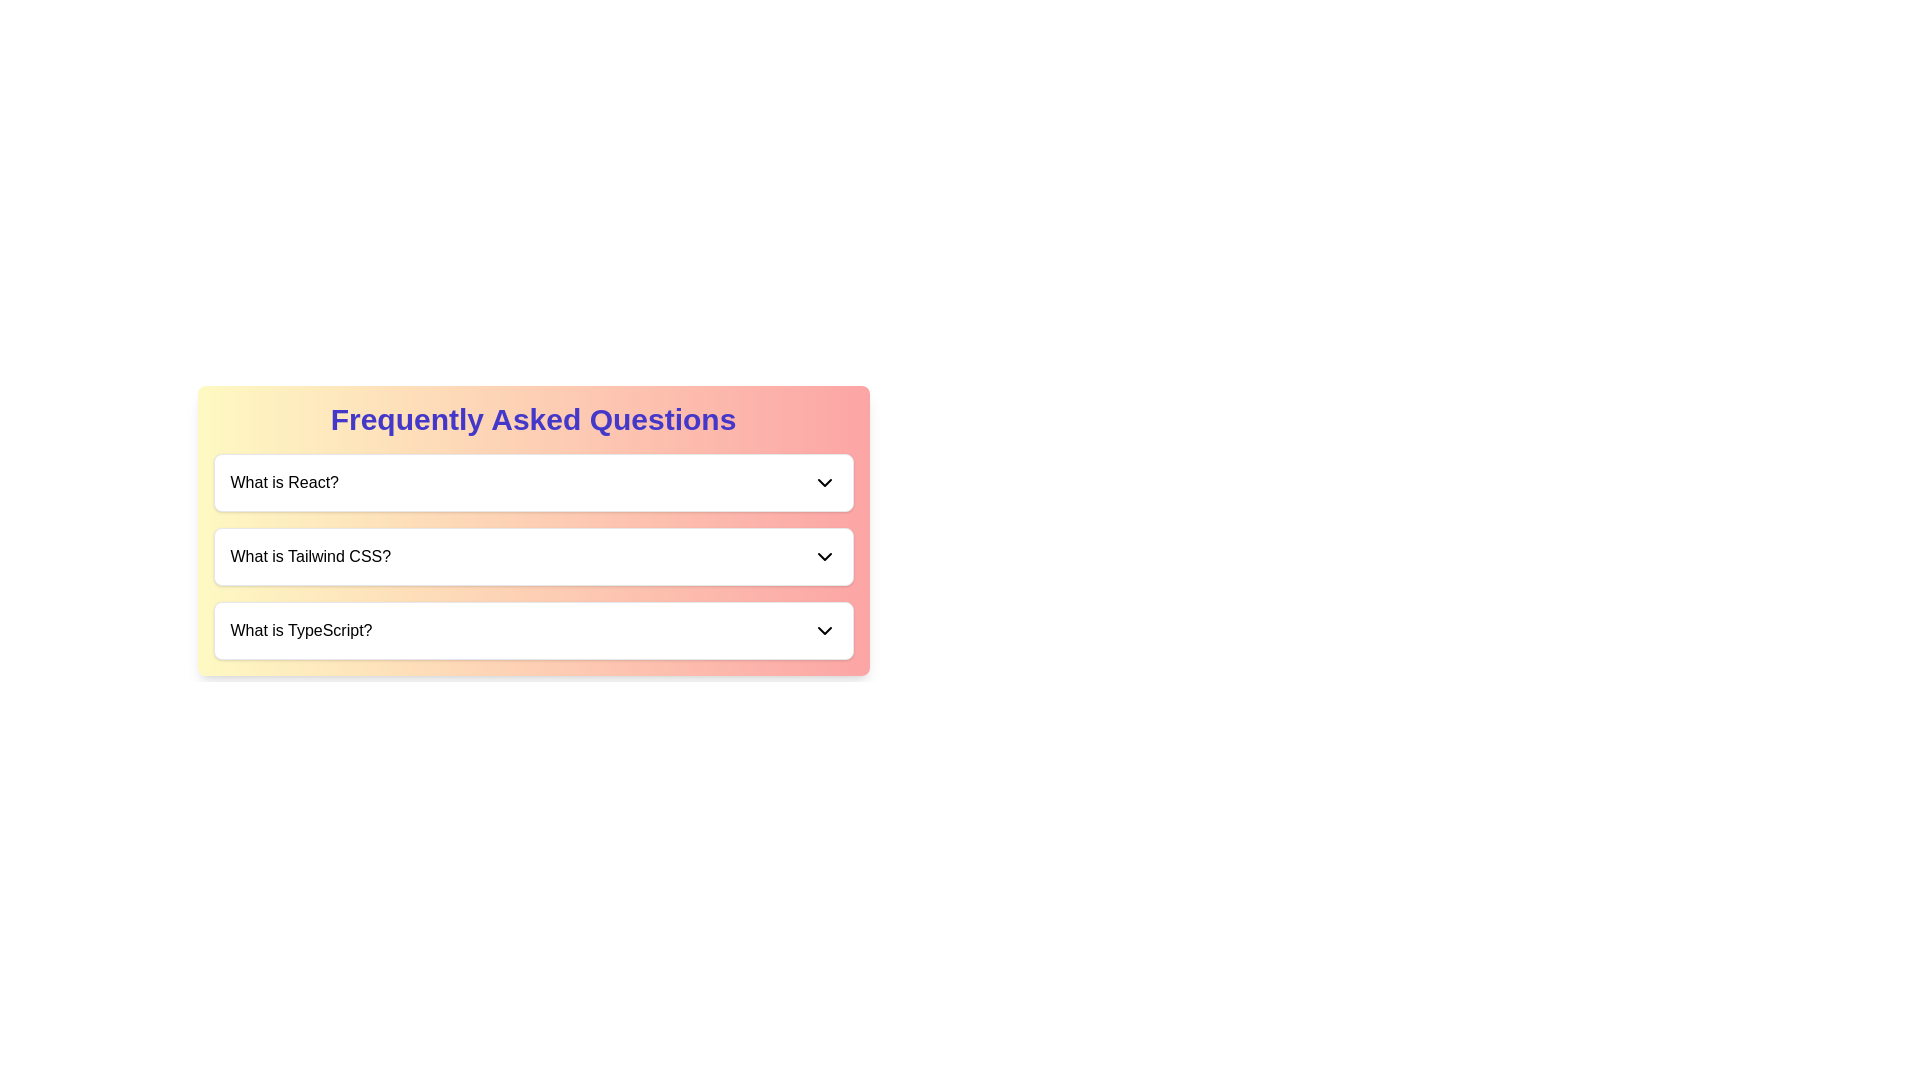 The height and width of the screenshot is (1080, 1920). Describe the element at coordinates (533, 631) in the screenshot. I see `the third Accordion Header in the Frequently Asked Questions section` at that location.